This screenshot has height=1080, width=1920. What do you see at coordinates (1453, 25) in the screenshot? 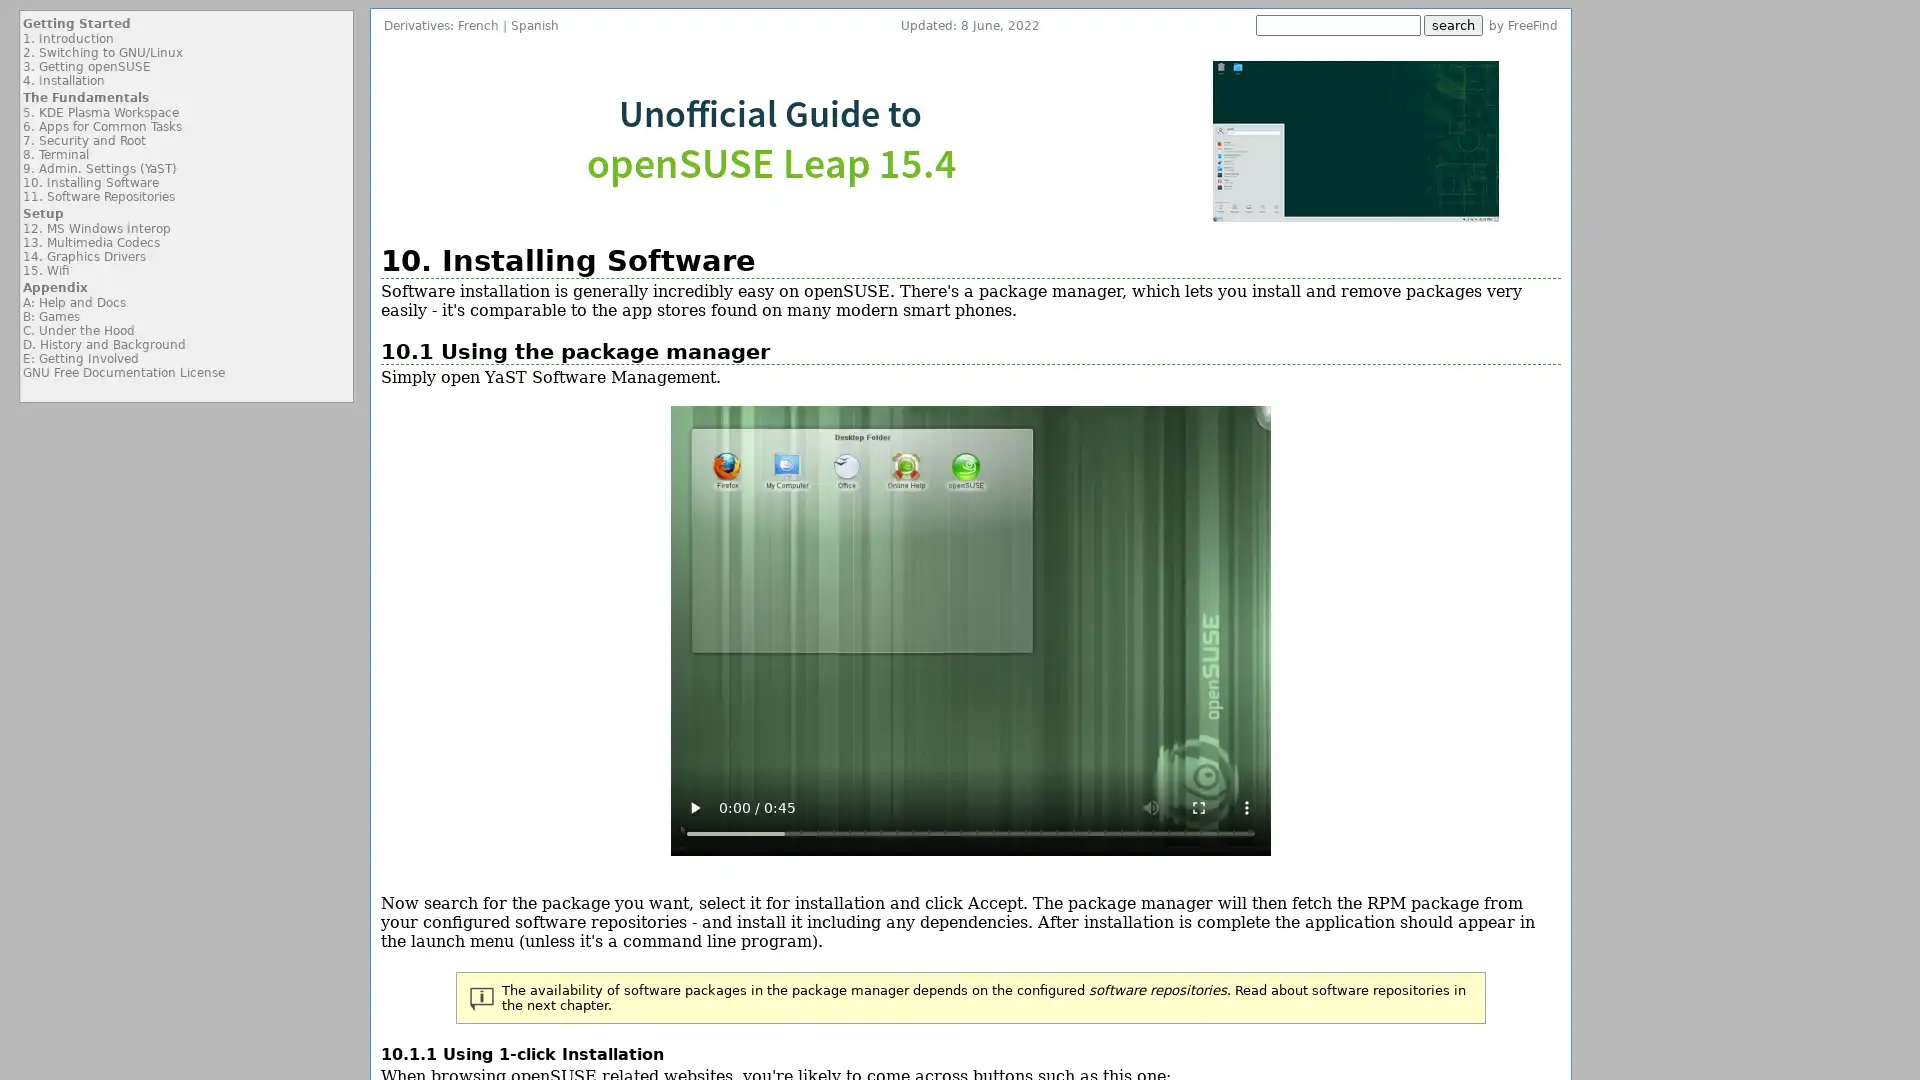
I see `search` at bounding box center [1453, 25].